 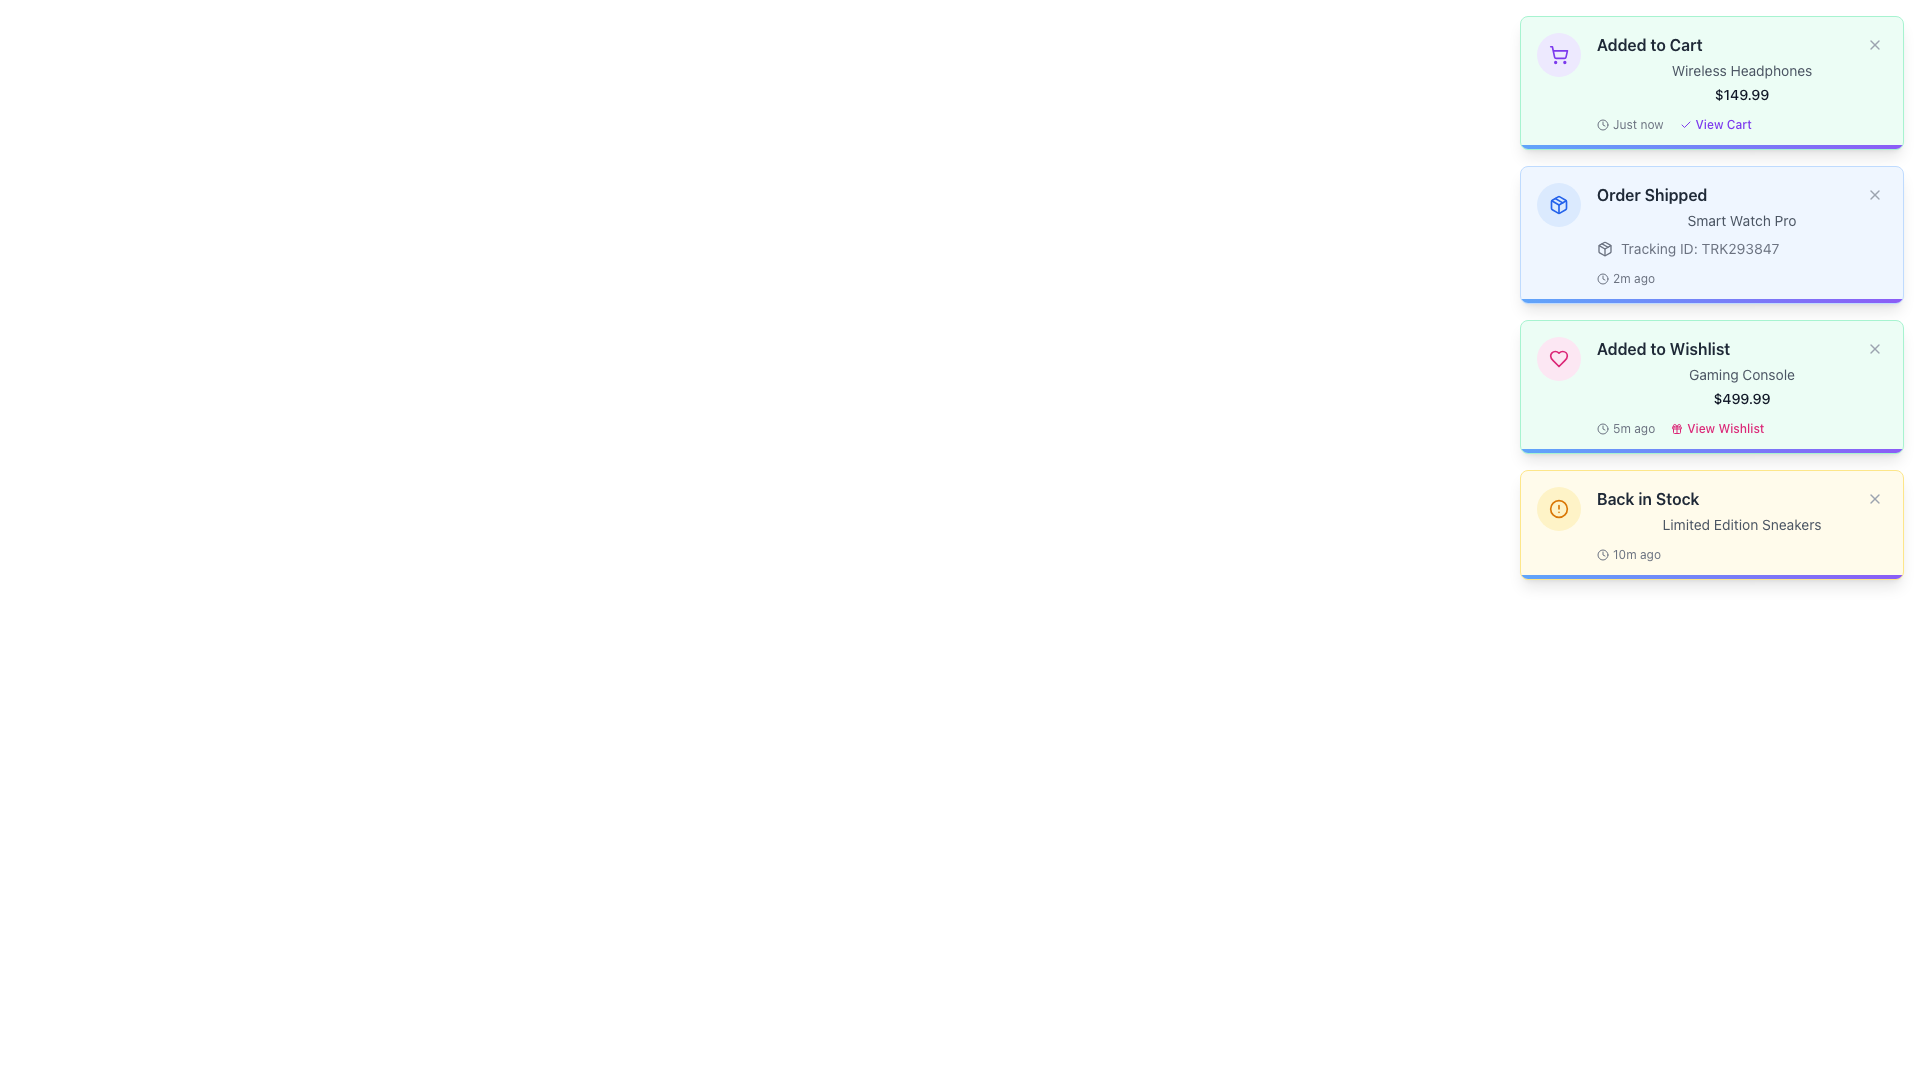 What do you see at coordinates (1699, 248) in the screenshot?
I see `the Text label that displays the tracking ID associated with an order or shipment, located to the right of the package icon` at bounding box center [1699, 248].